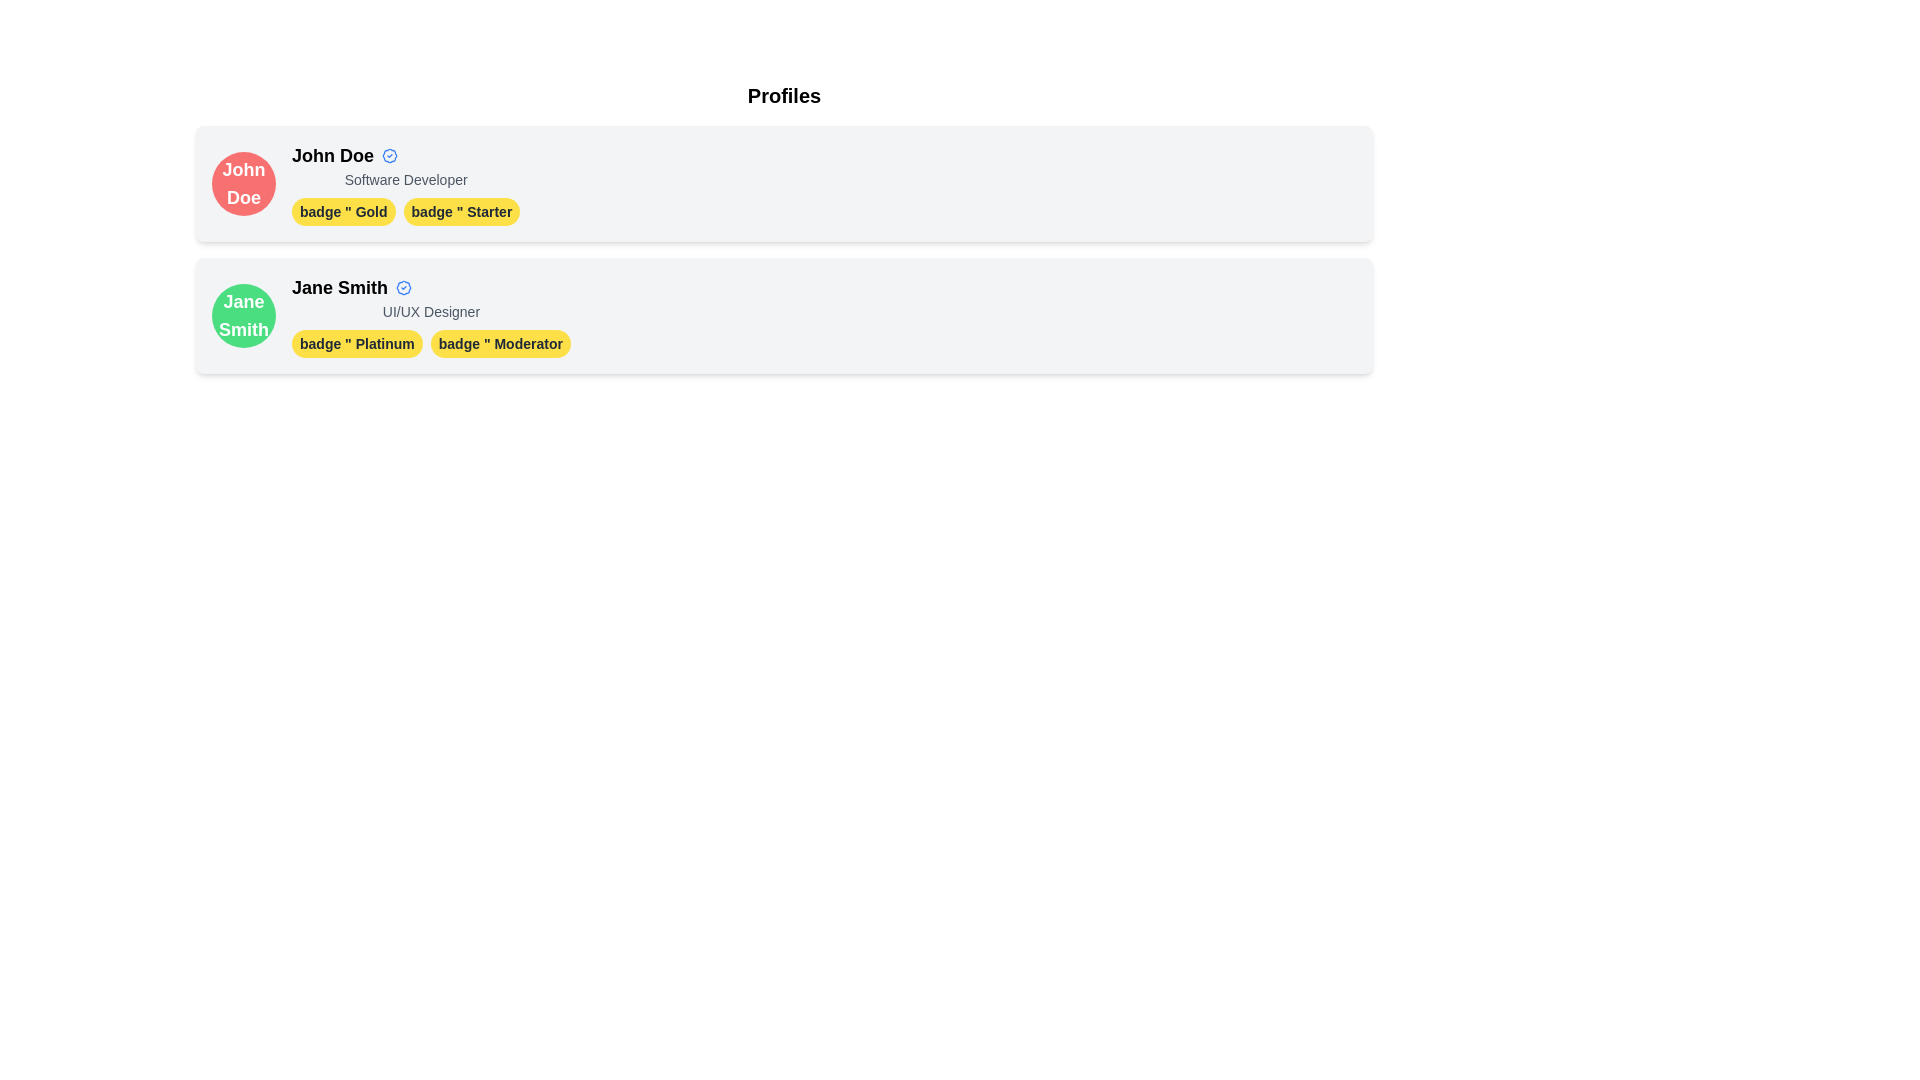 The image size is (1920, 1080). What do you see at coordinates (430, 312) in the screenshot?
I see `the text label indicating the professional role of 'Jane Smith' located in the second profile card, directly beneath the name for copy-pasting` at bounding box center [430, 312].